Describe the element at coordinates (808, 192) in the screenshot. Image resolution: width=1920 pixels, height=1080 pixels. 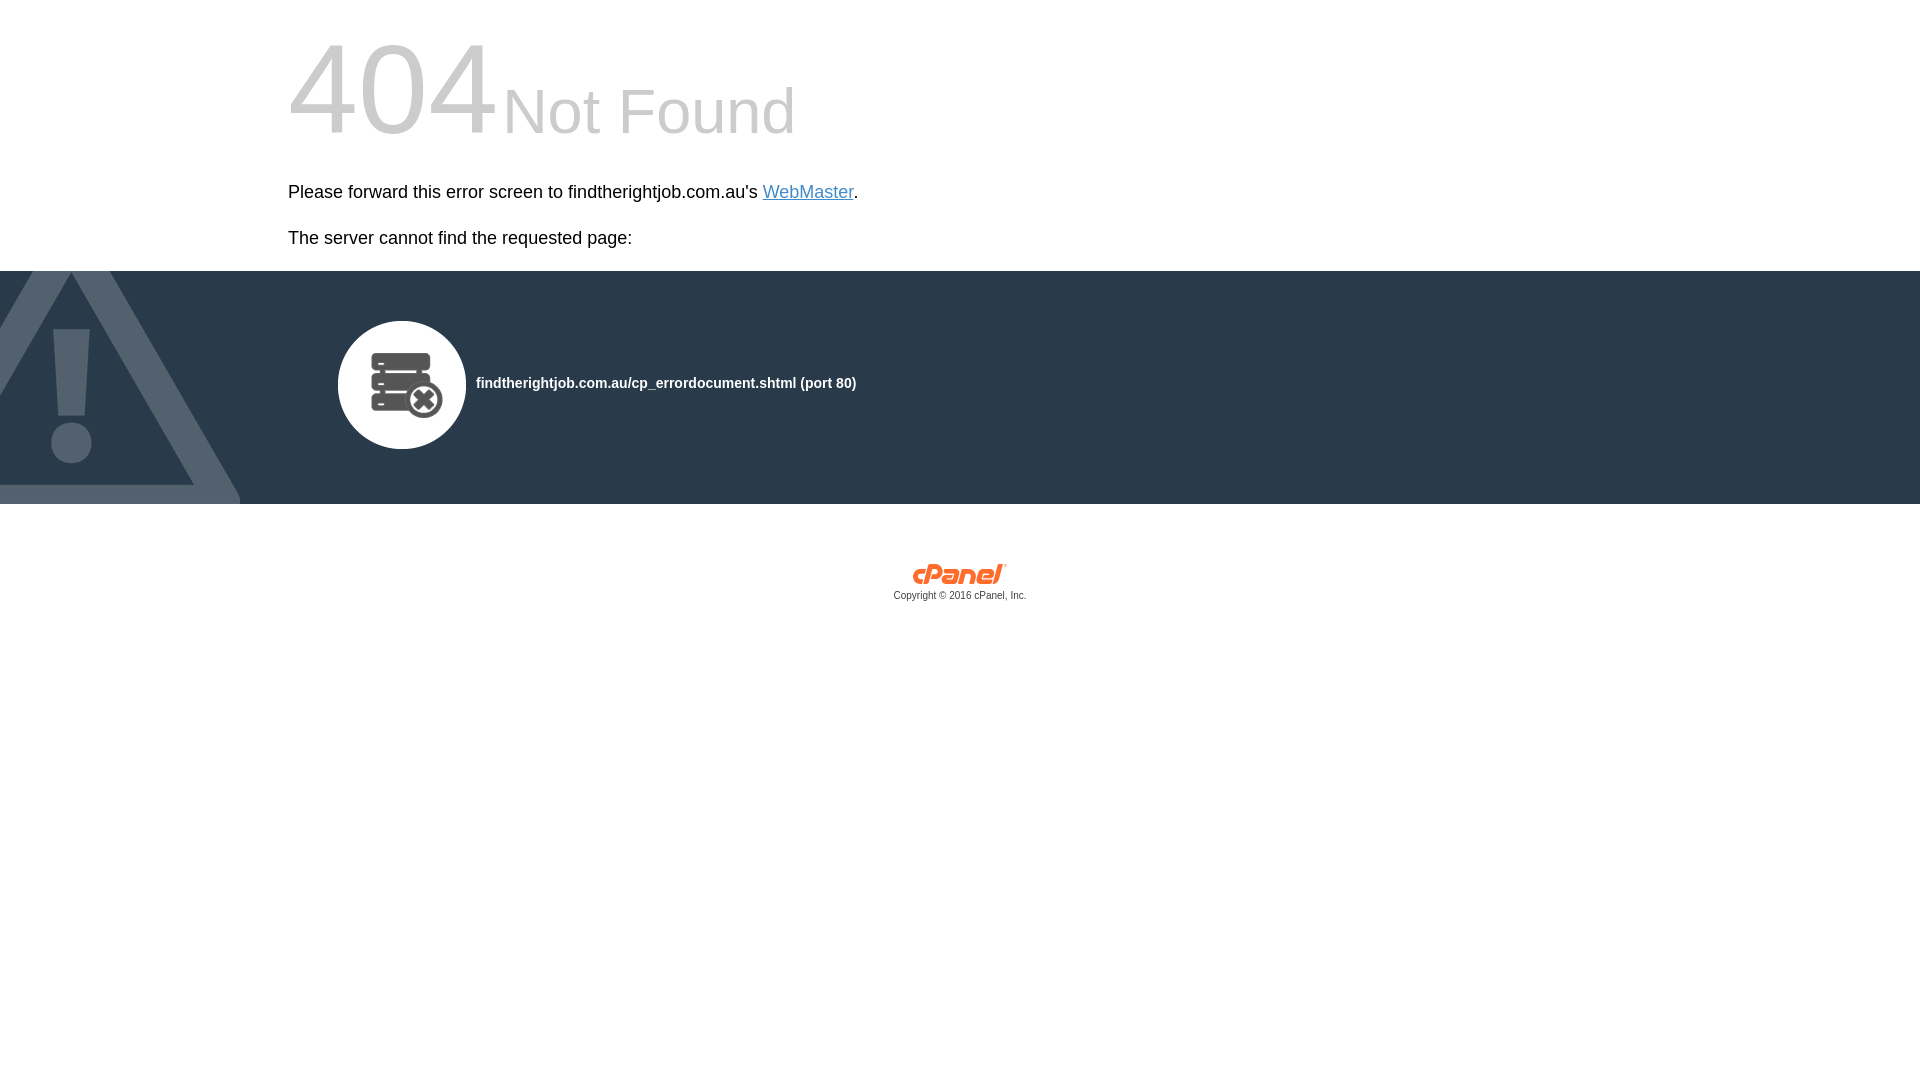
I see `'WebMaster'` at that location.